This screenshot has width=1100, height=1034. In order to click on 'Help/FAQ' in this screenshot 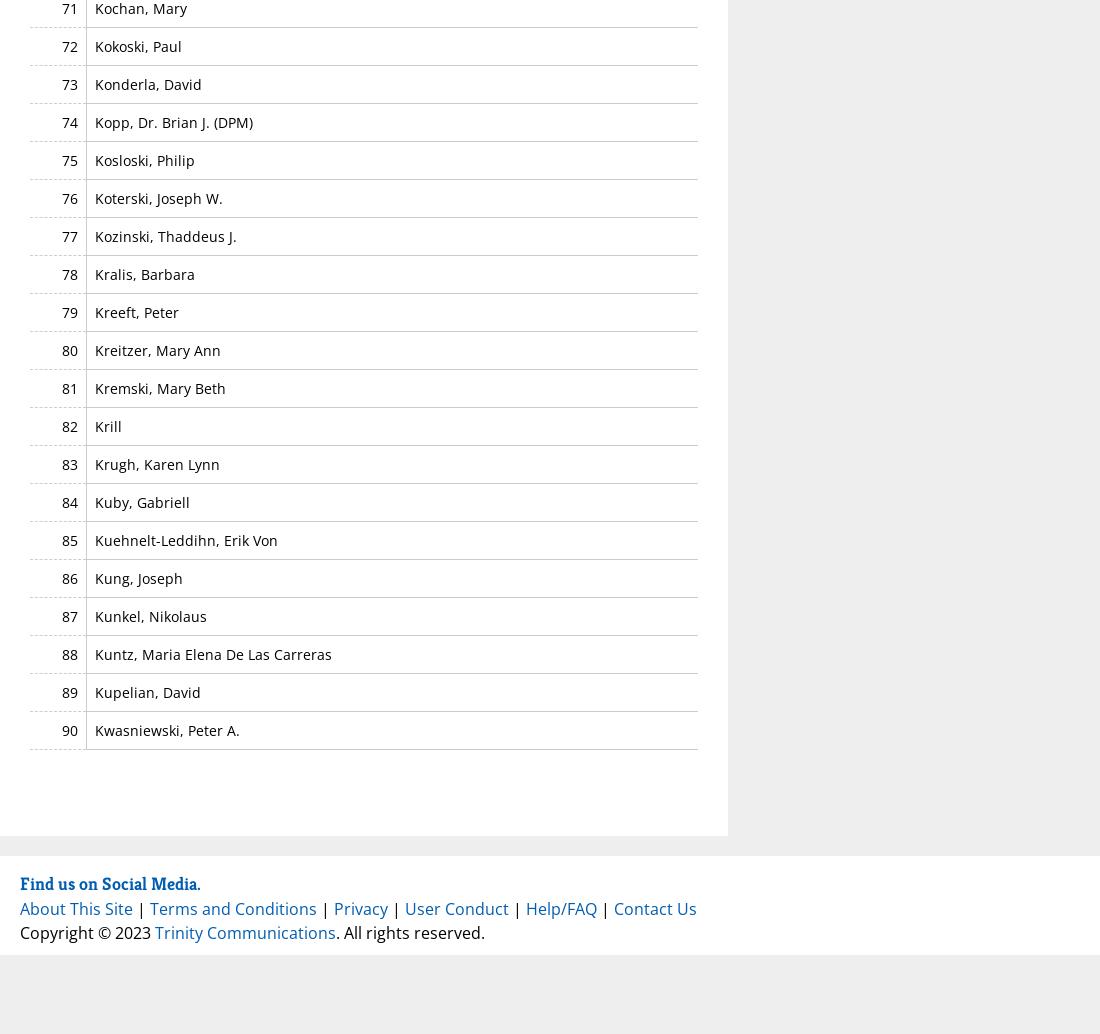, I will do `click(560, 906)`.